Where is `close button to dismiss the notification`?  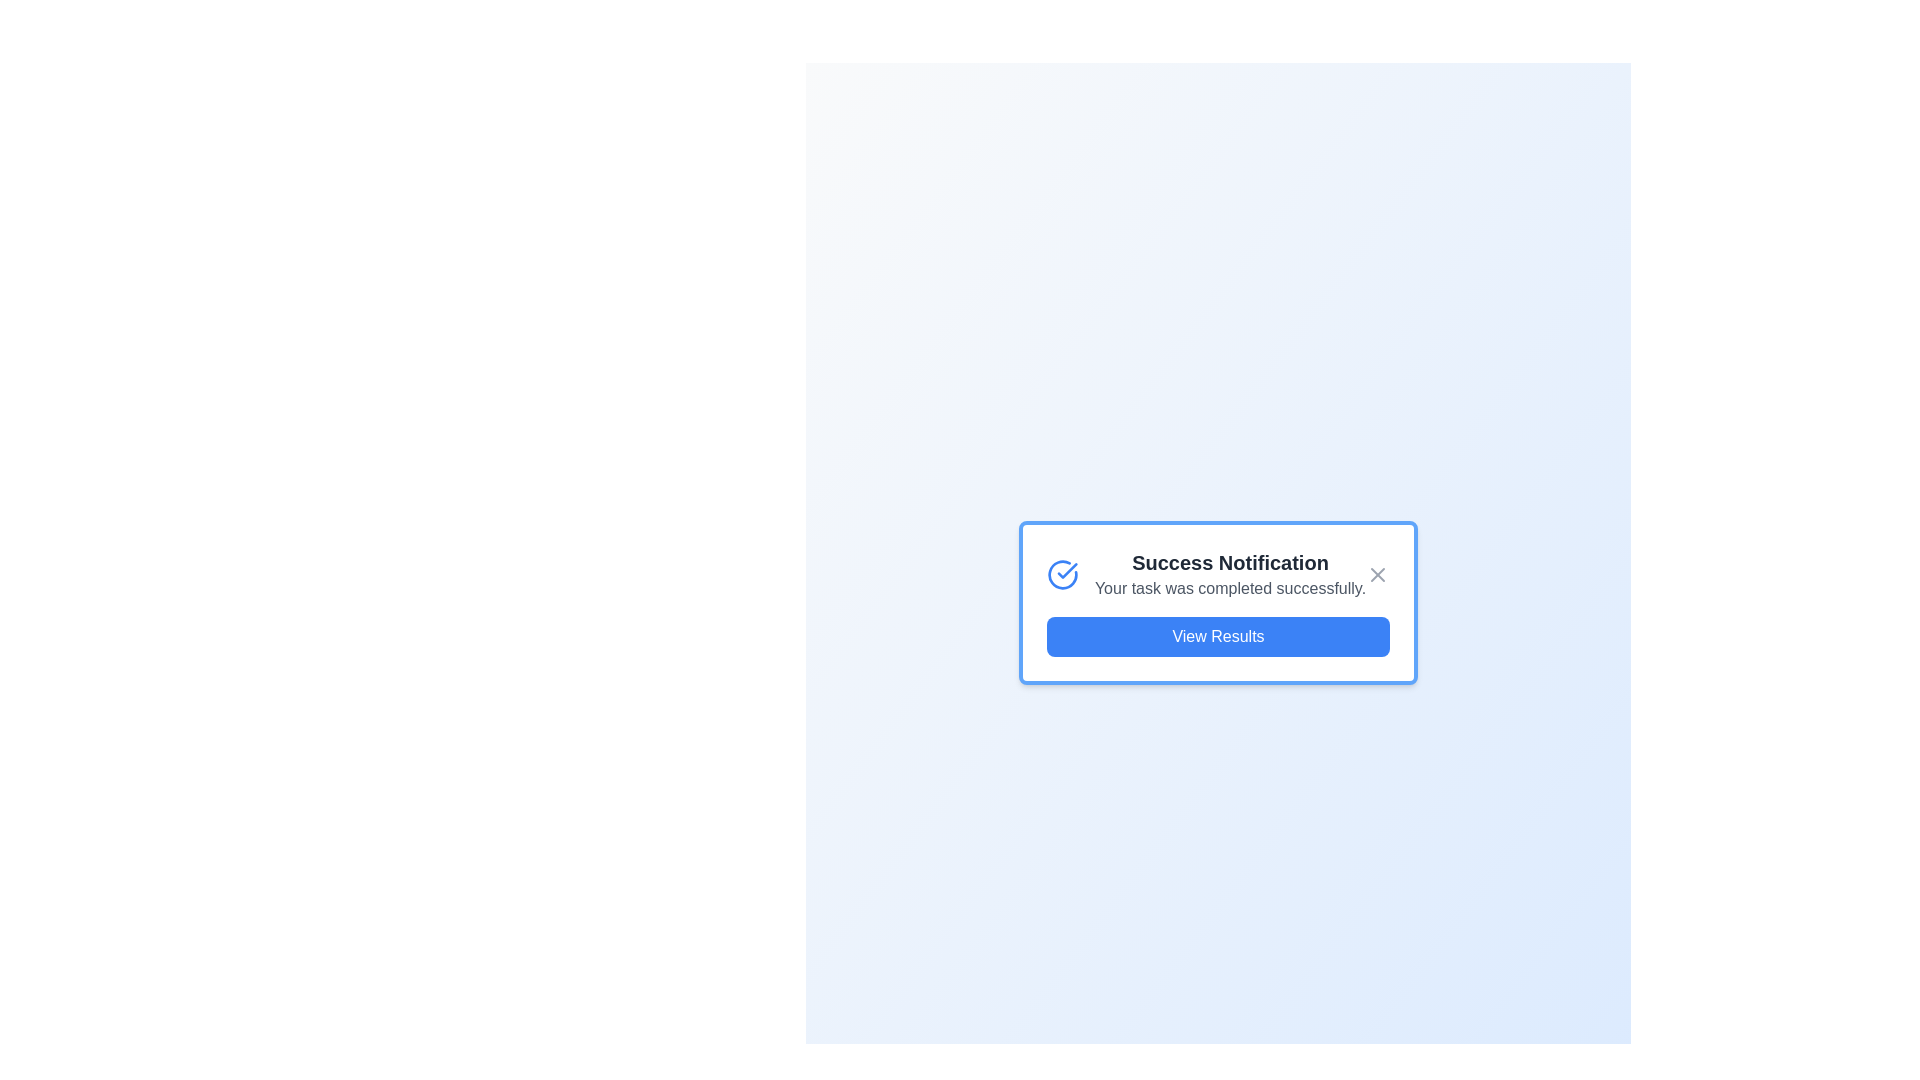
close button to dismiss the notification is located at coordinates (1377, 574).